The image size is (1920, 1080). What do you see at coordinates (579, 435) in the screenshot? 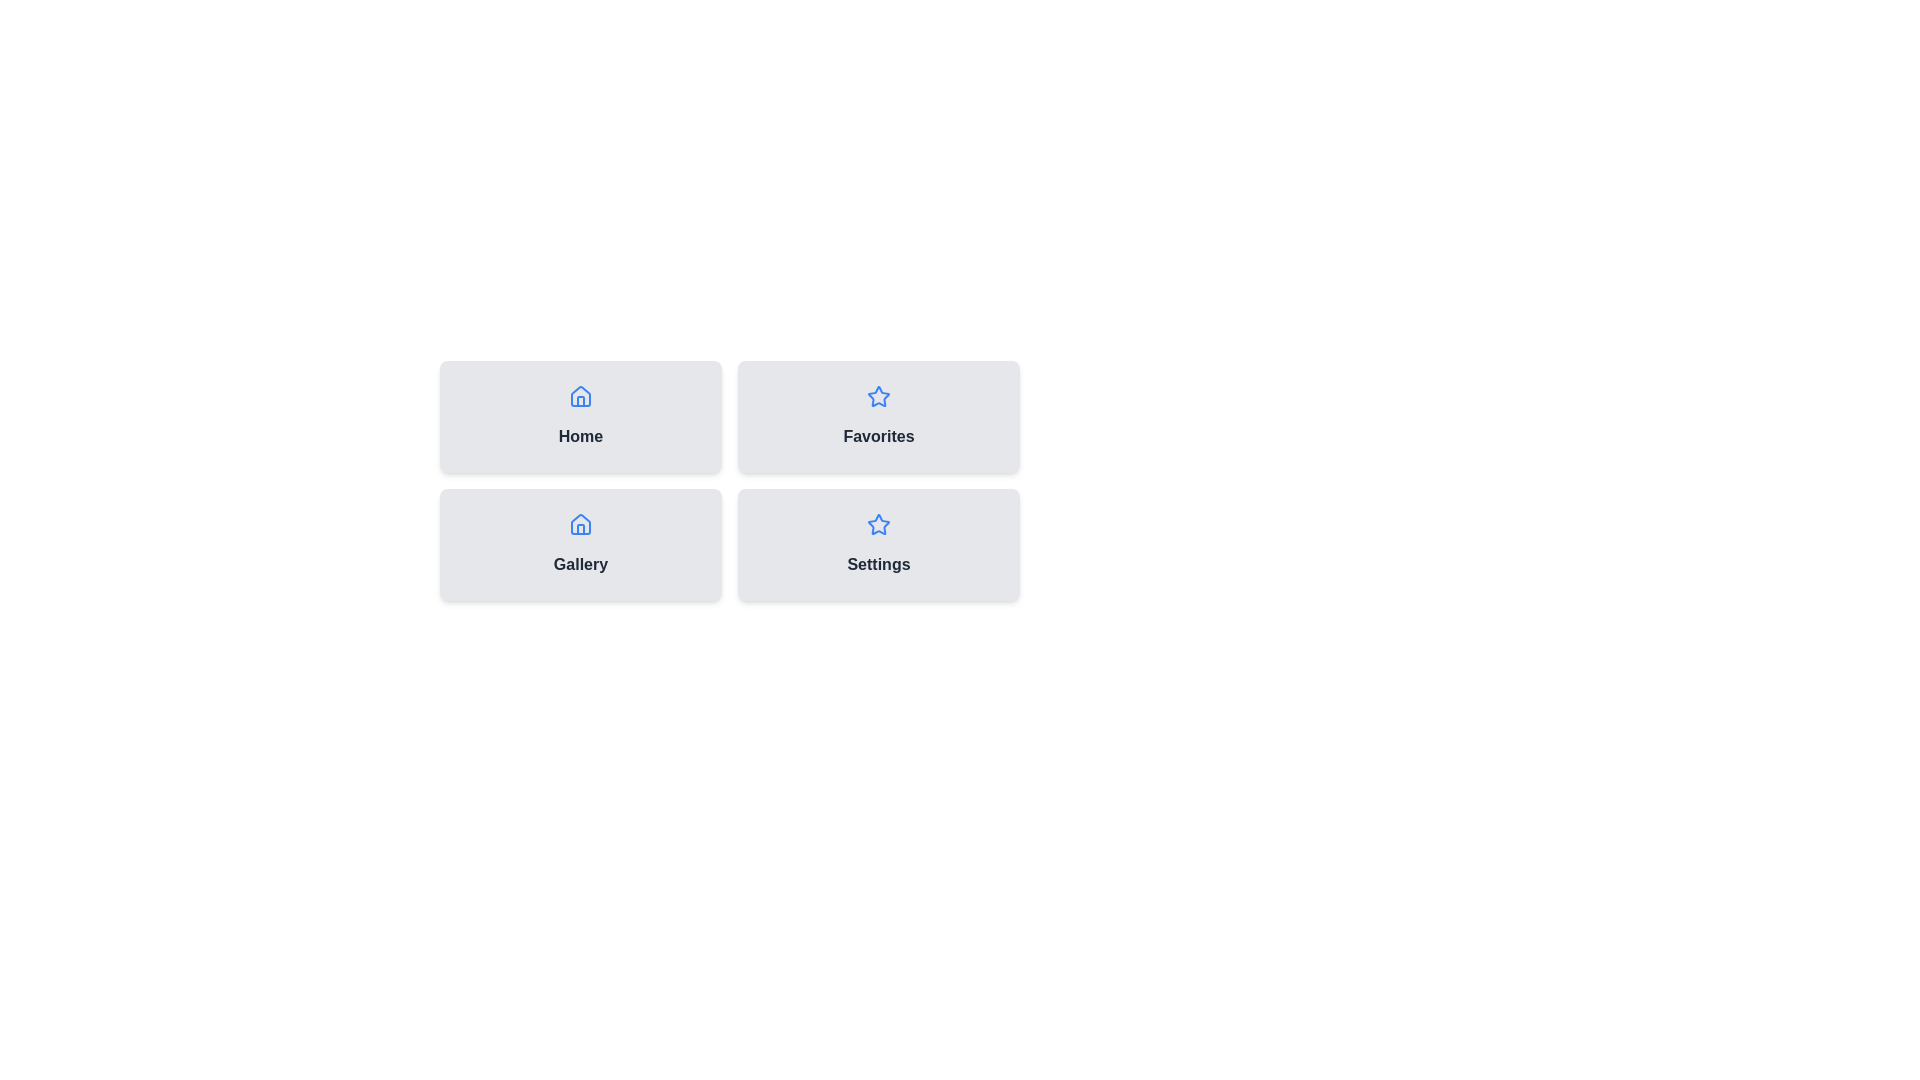
I see `the 'Home' text label, which is bold and dark gray, located centrally below a home icon and above other text indicators` at bounding box center [579, 435].